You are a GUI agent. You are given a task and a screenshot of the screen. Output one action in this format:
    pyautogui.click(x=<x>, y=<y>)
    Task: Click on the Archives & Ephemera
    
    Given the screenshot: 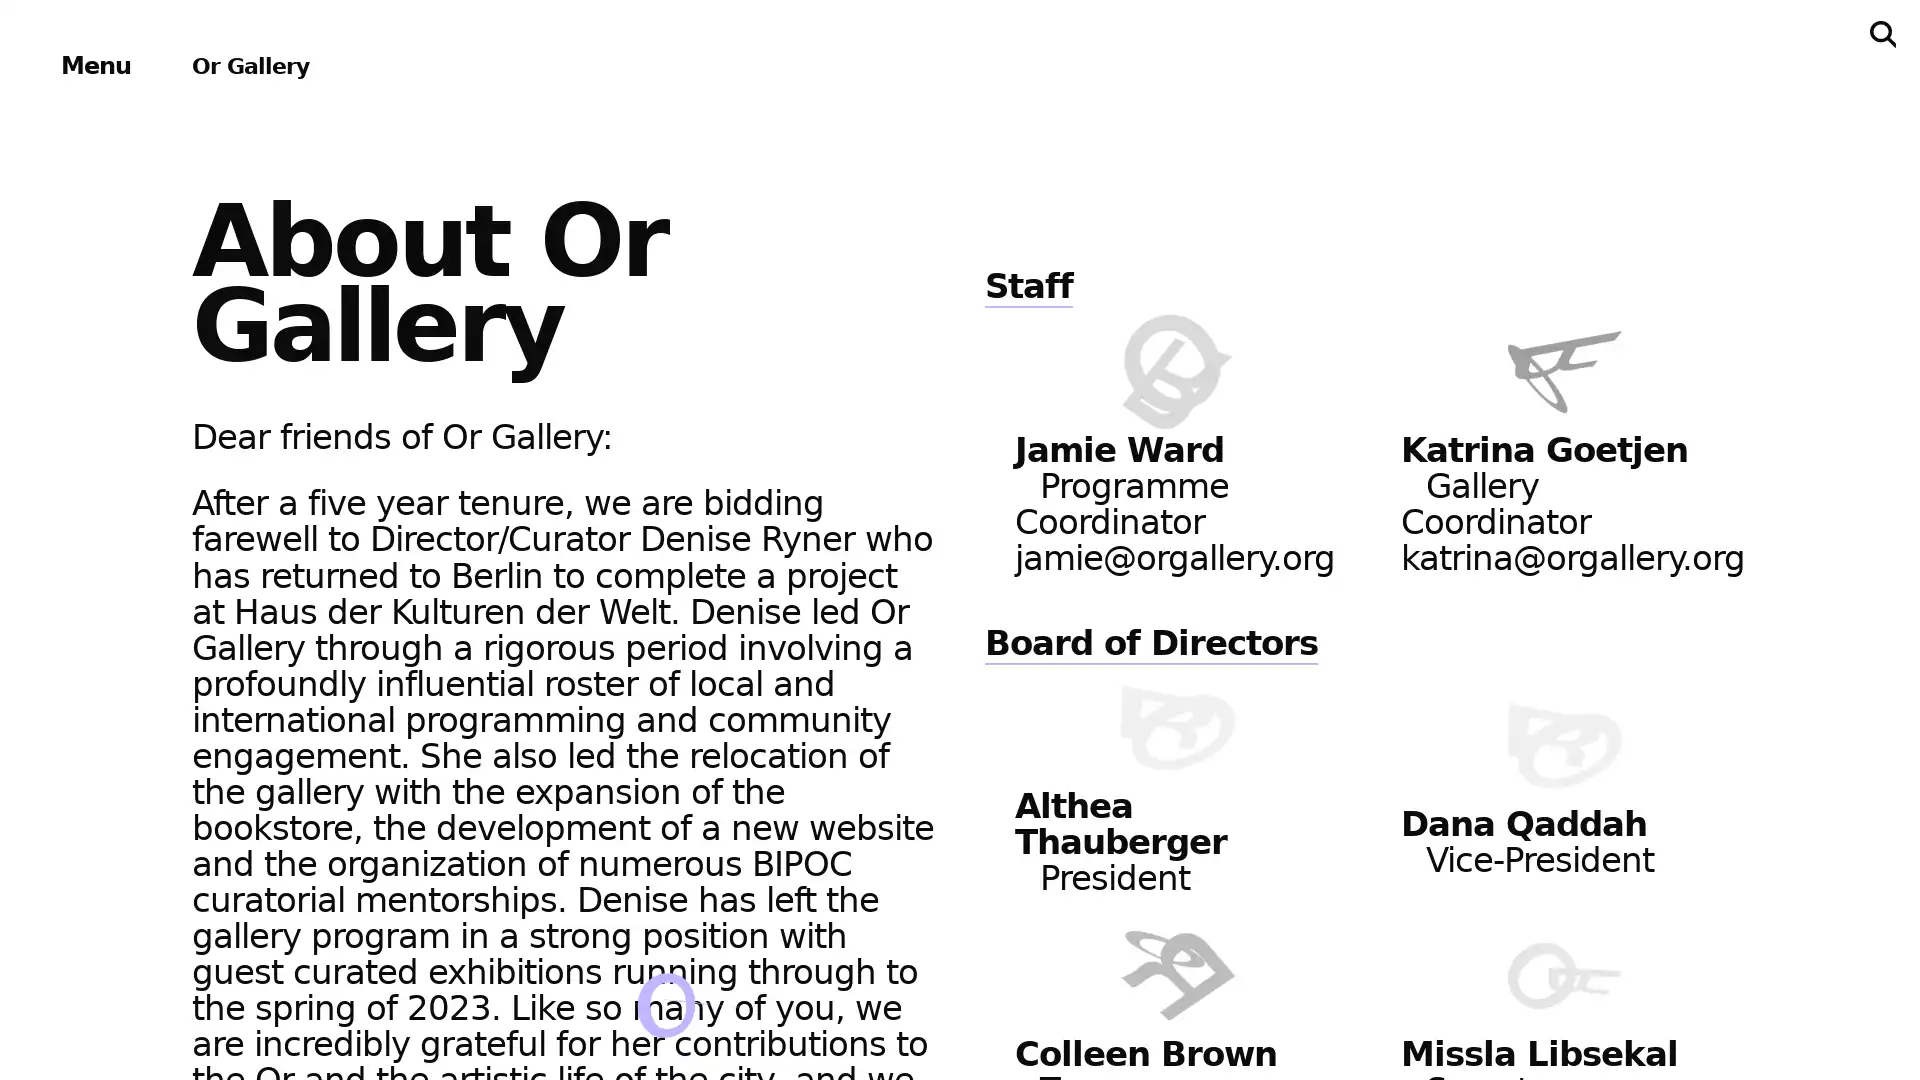 What is the action you would take?
    pyautogui.click(x=434, y=680)
    